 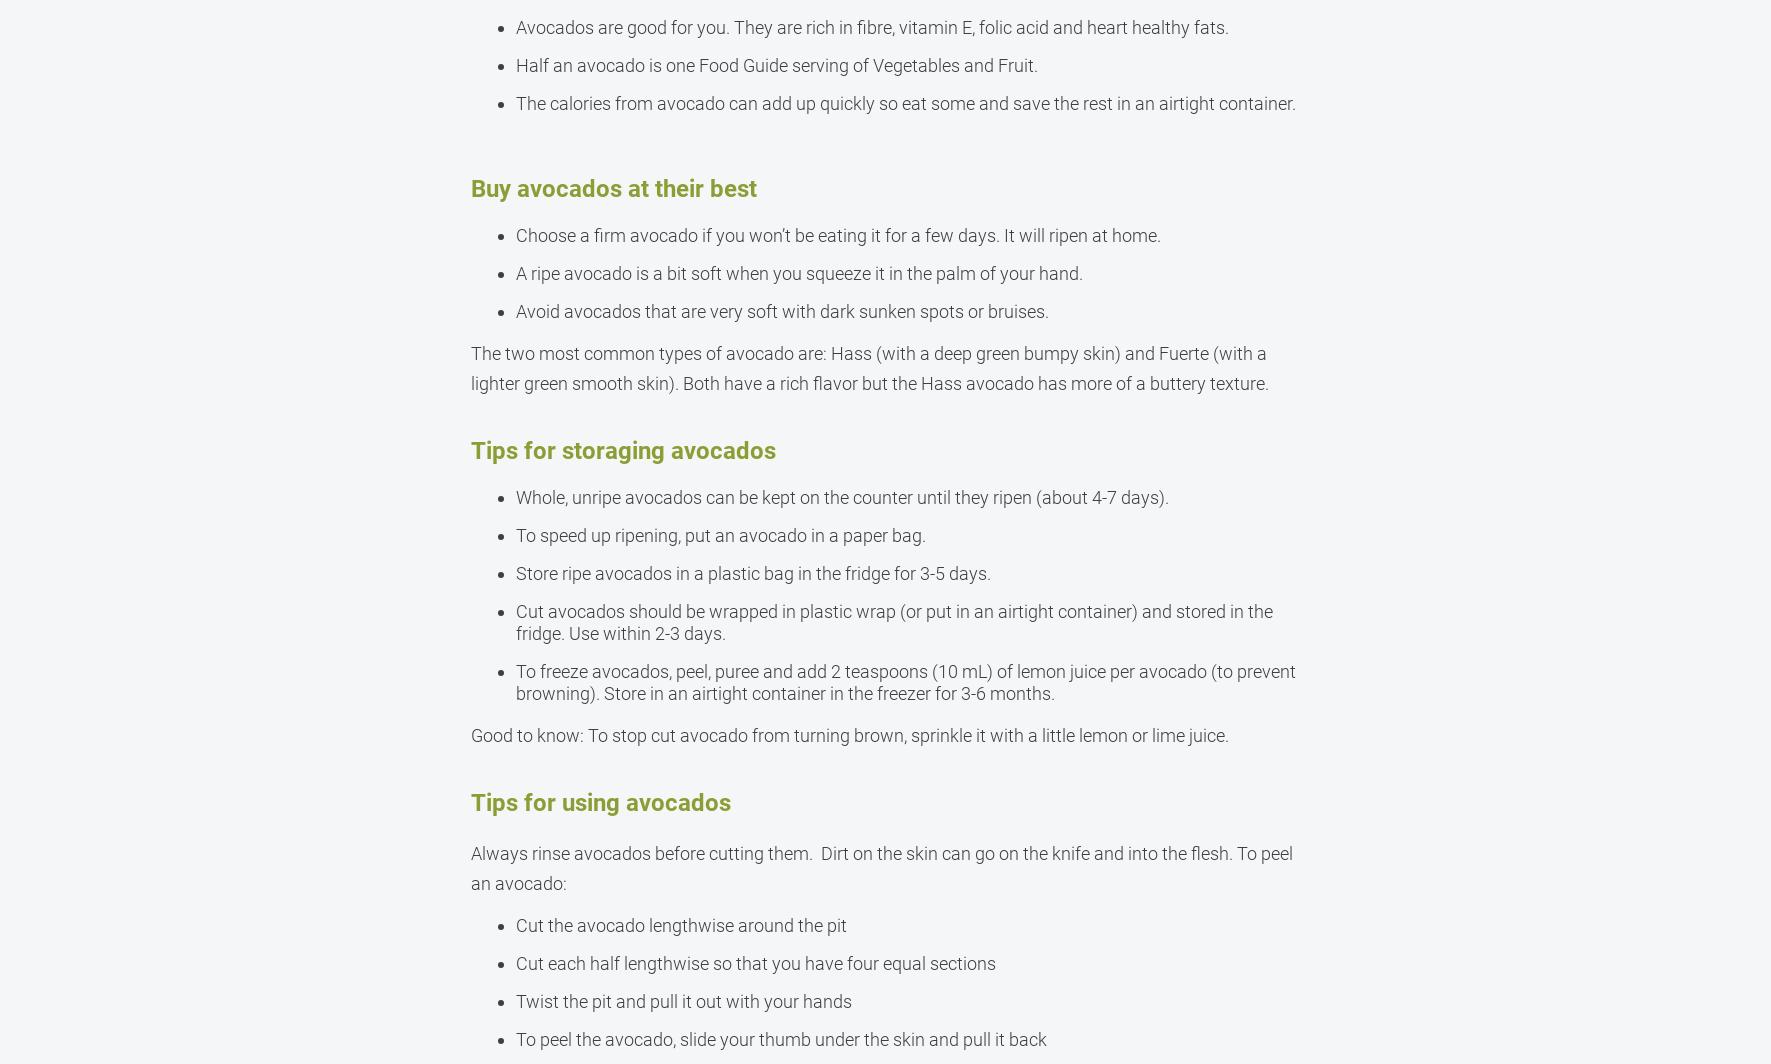 I want to click on 'Avoid avocados that are very soft with dark sunken spots or bruises.', so click(x=514, y=311).